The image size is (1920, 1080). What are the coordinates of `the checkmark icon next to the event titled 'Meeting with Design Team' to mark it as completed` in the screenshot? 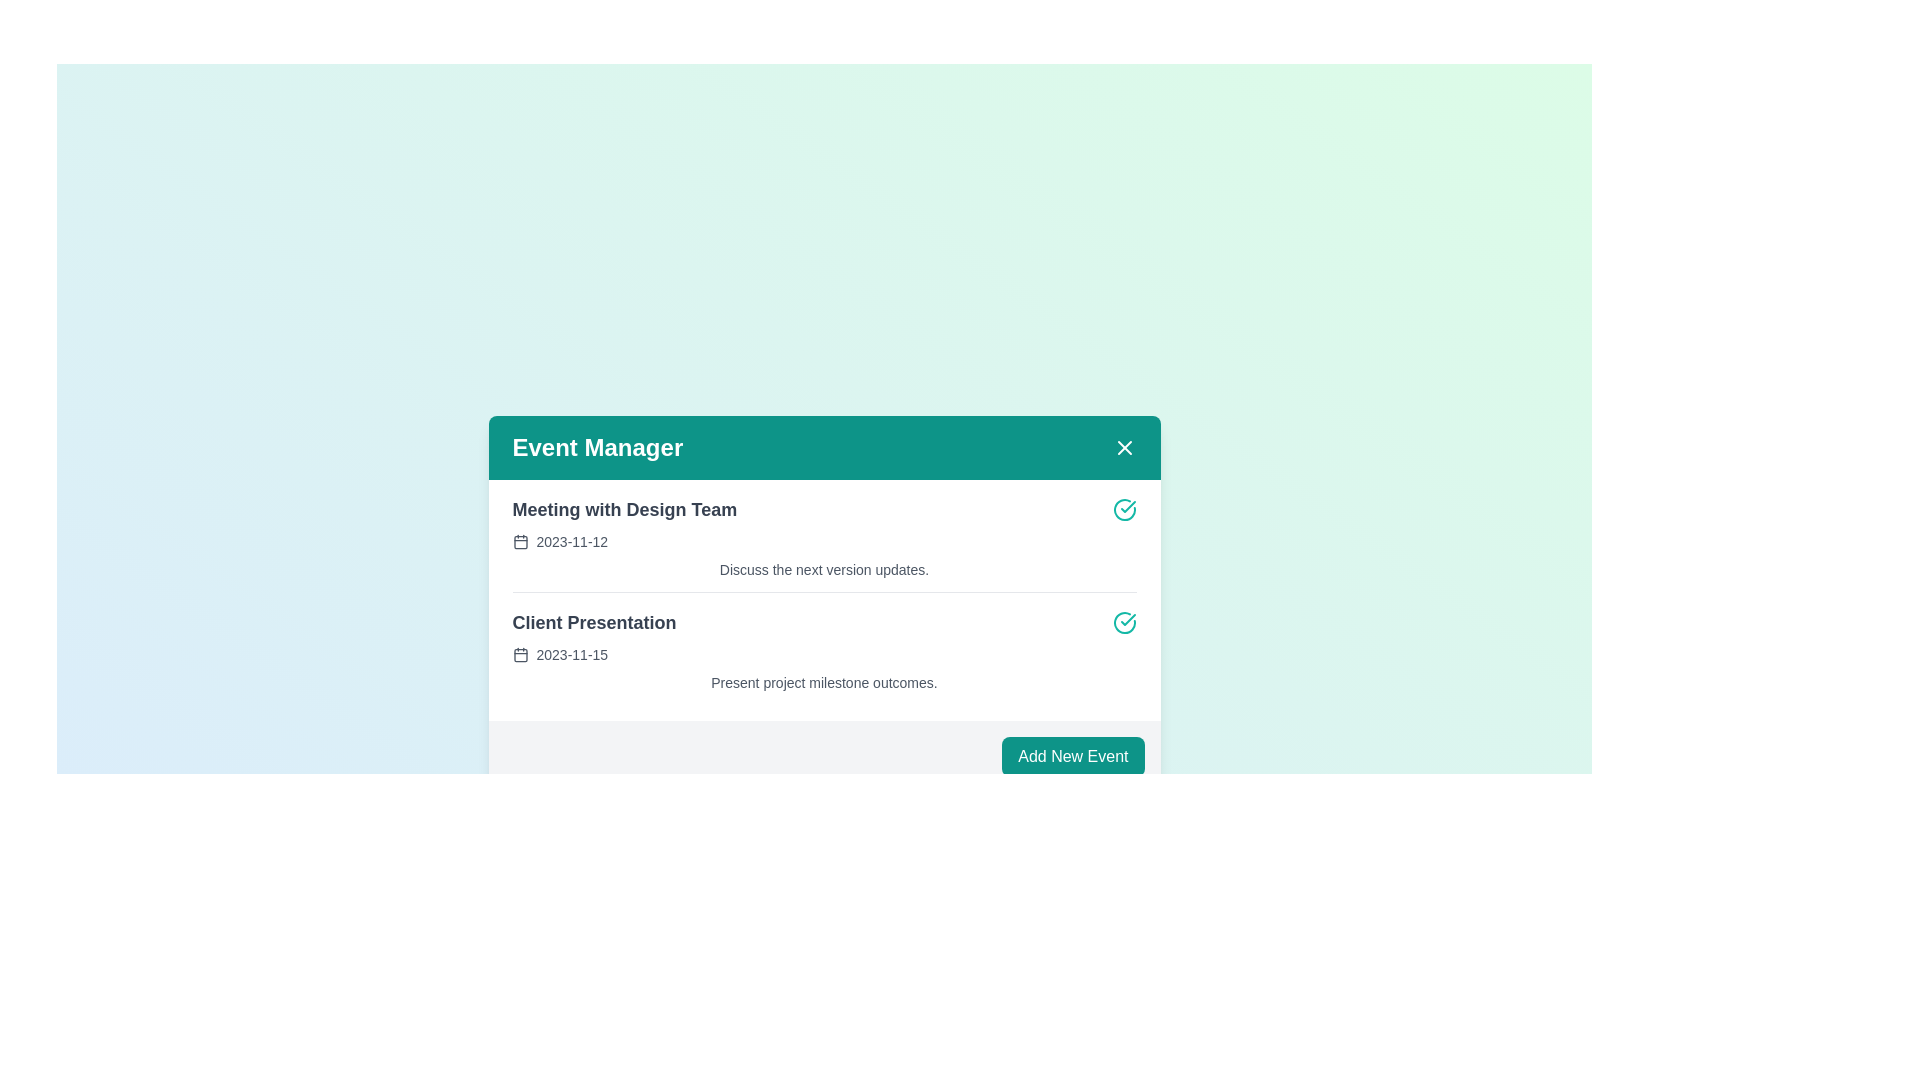 It's located at (1124, 508).